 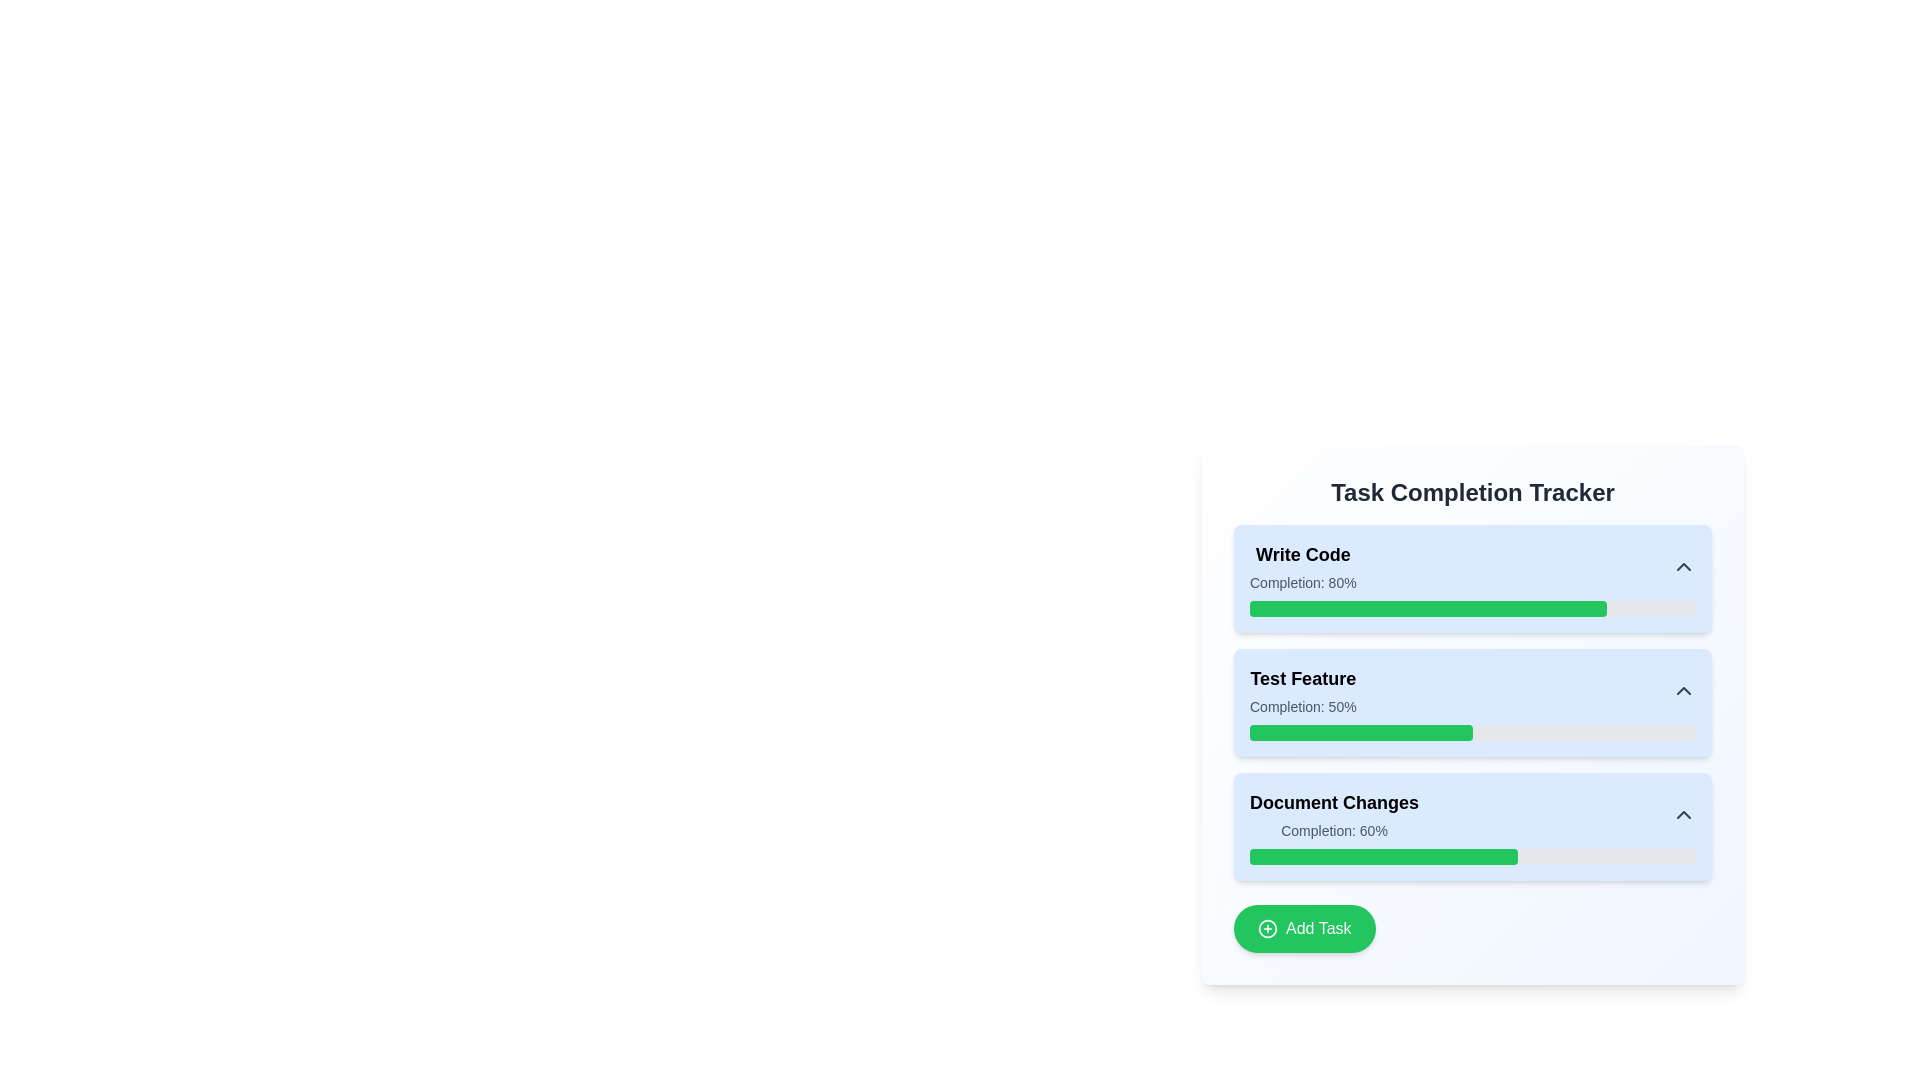 What do you see at coordinates (1304, 929) in the screenshot?
I see `the green 'Add Task' button located at the bottom-center of the task card` at bounding box center [1304, 929].